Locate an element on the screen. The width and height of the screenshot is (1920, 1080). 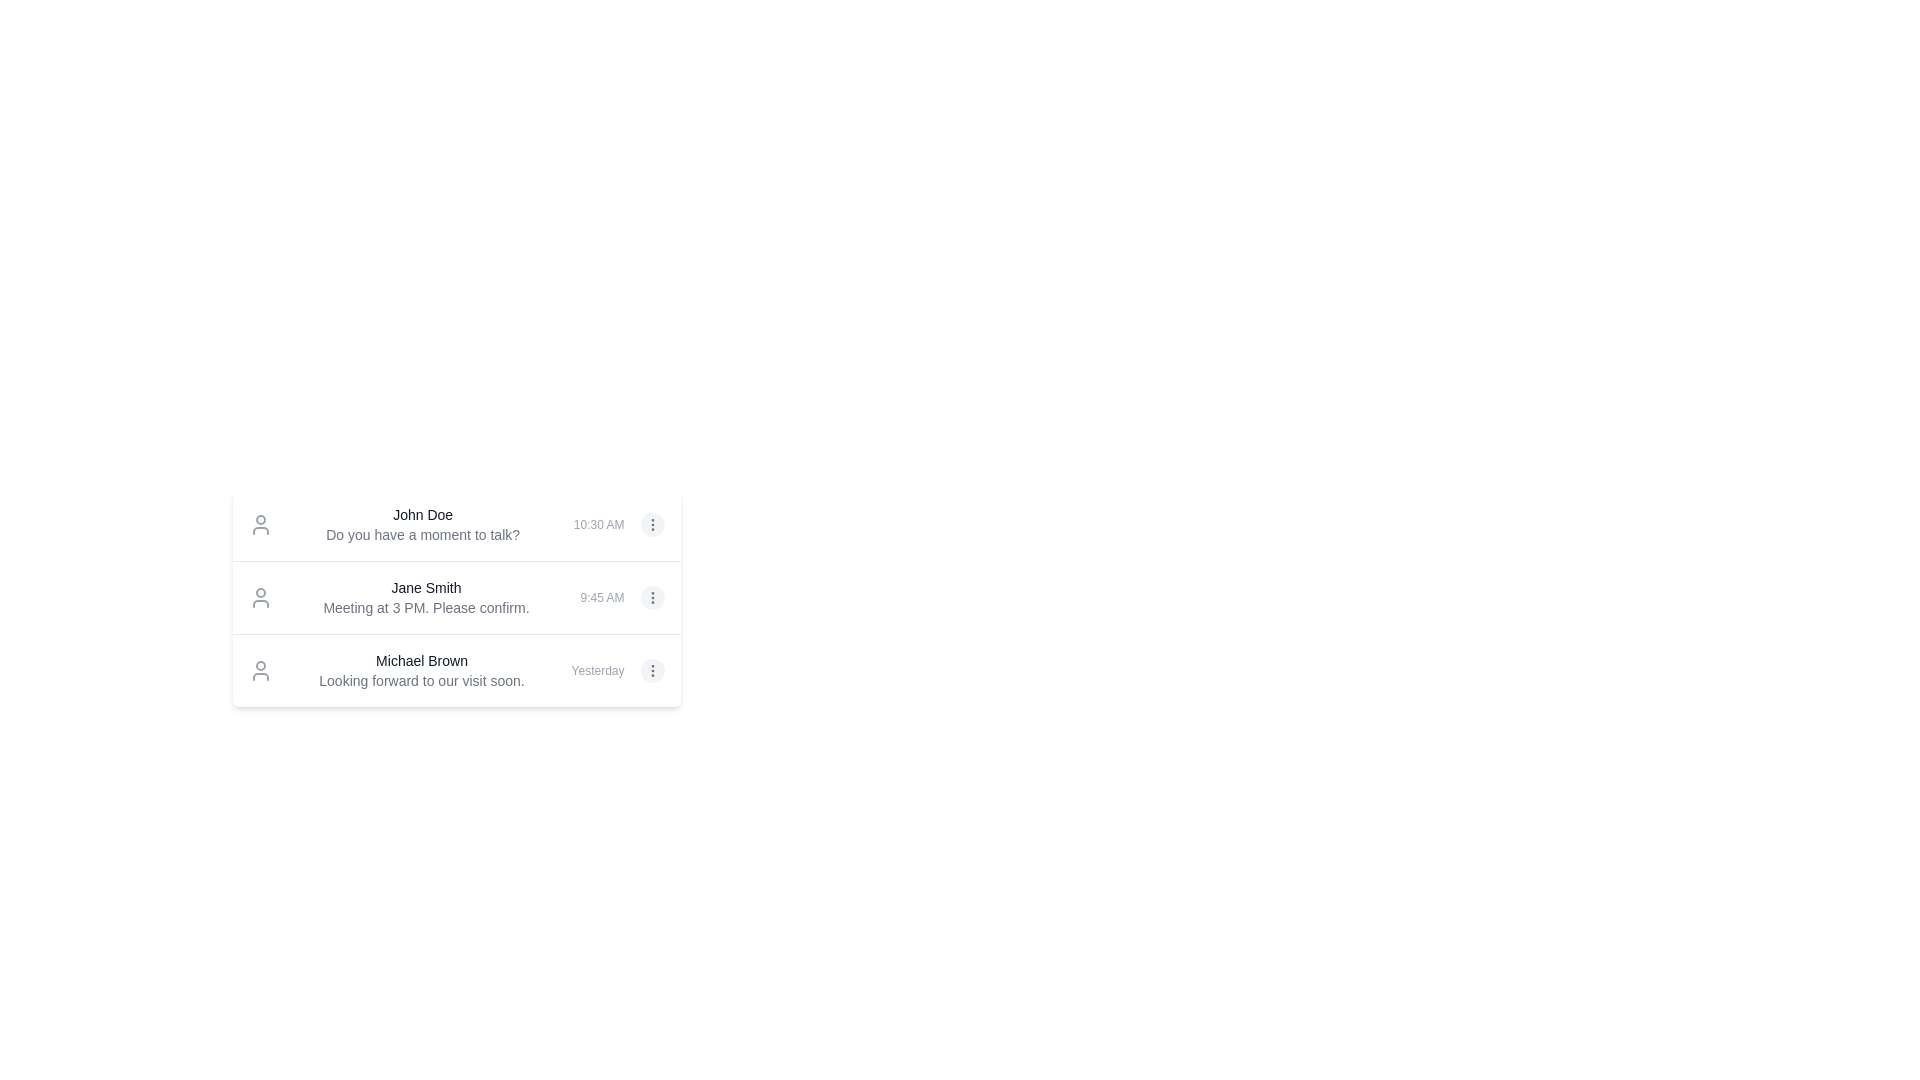
the timestamp text label located at the far right of the row, adjacent to the clickable icon is located at coordinates (597, 671).